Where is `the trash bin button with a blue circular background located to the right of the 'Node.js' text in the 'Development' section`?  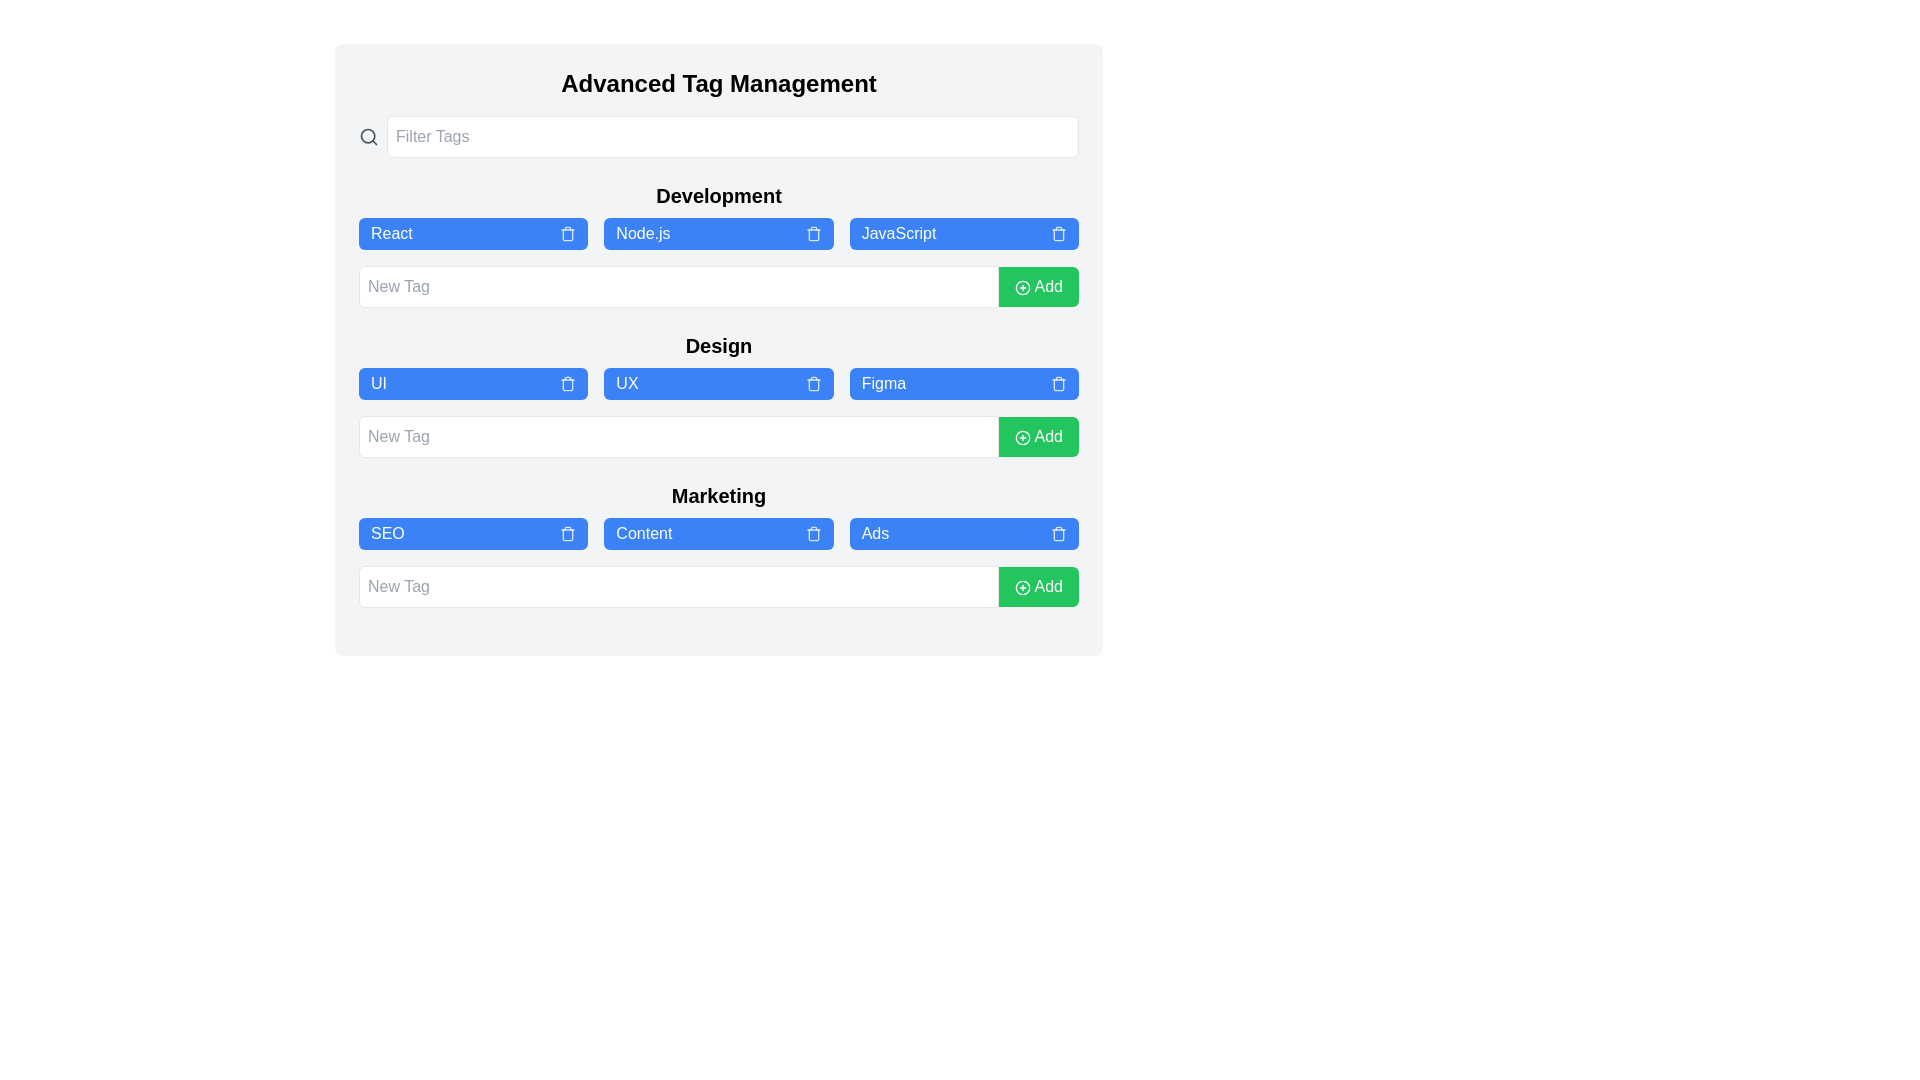
the trash bin button with a blue circular background located to the right of the 'Node.js' text in the 'Development' section is located at coordinates (813, 233).